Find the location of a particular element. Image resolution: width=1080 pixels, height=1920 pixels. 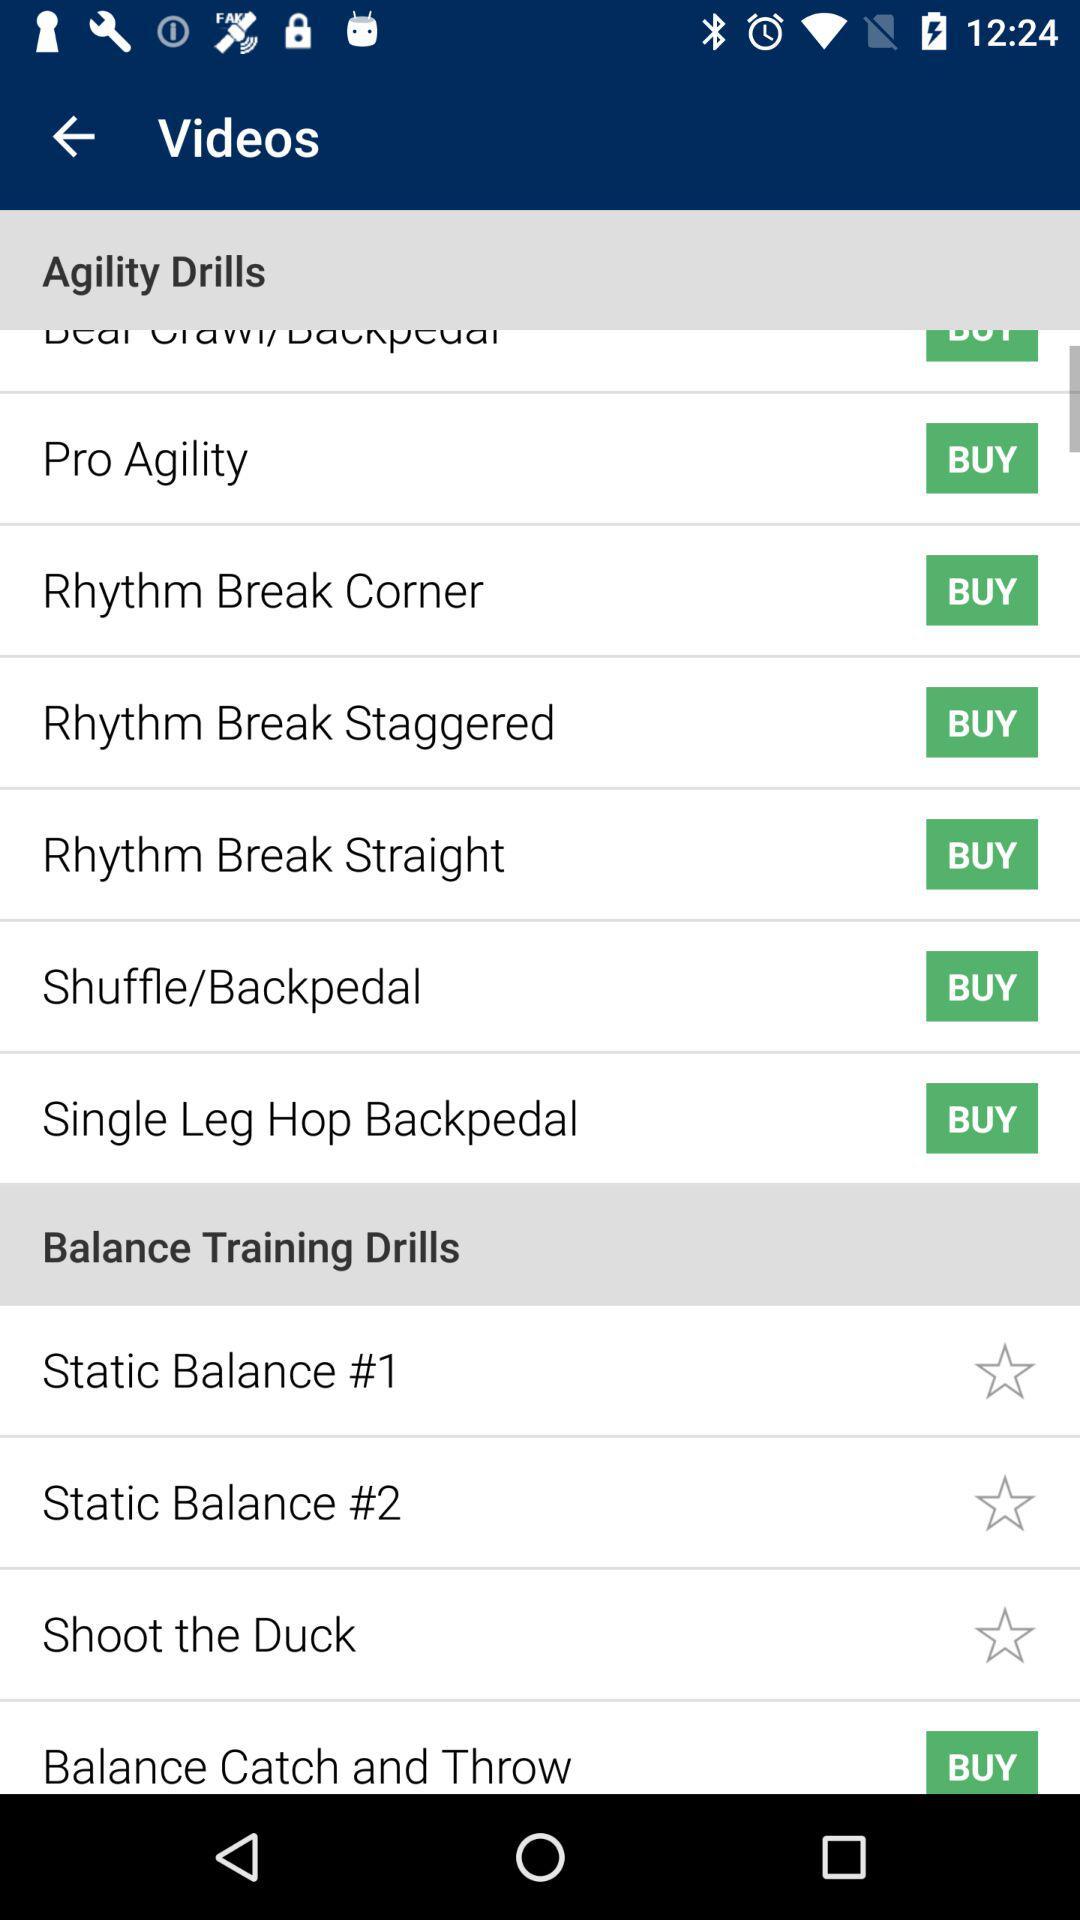

the icon above balance training drills is located at coordinates (452, 1101).